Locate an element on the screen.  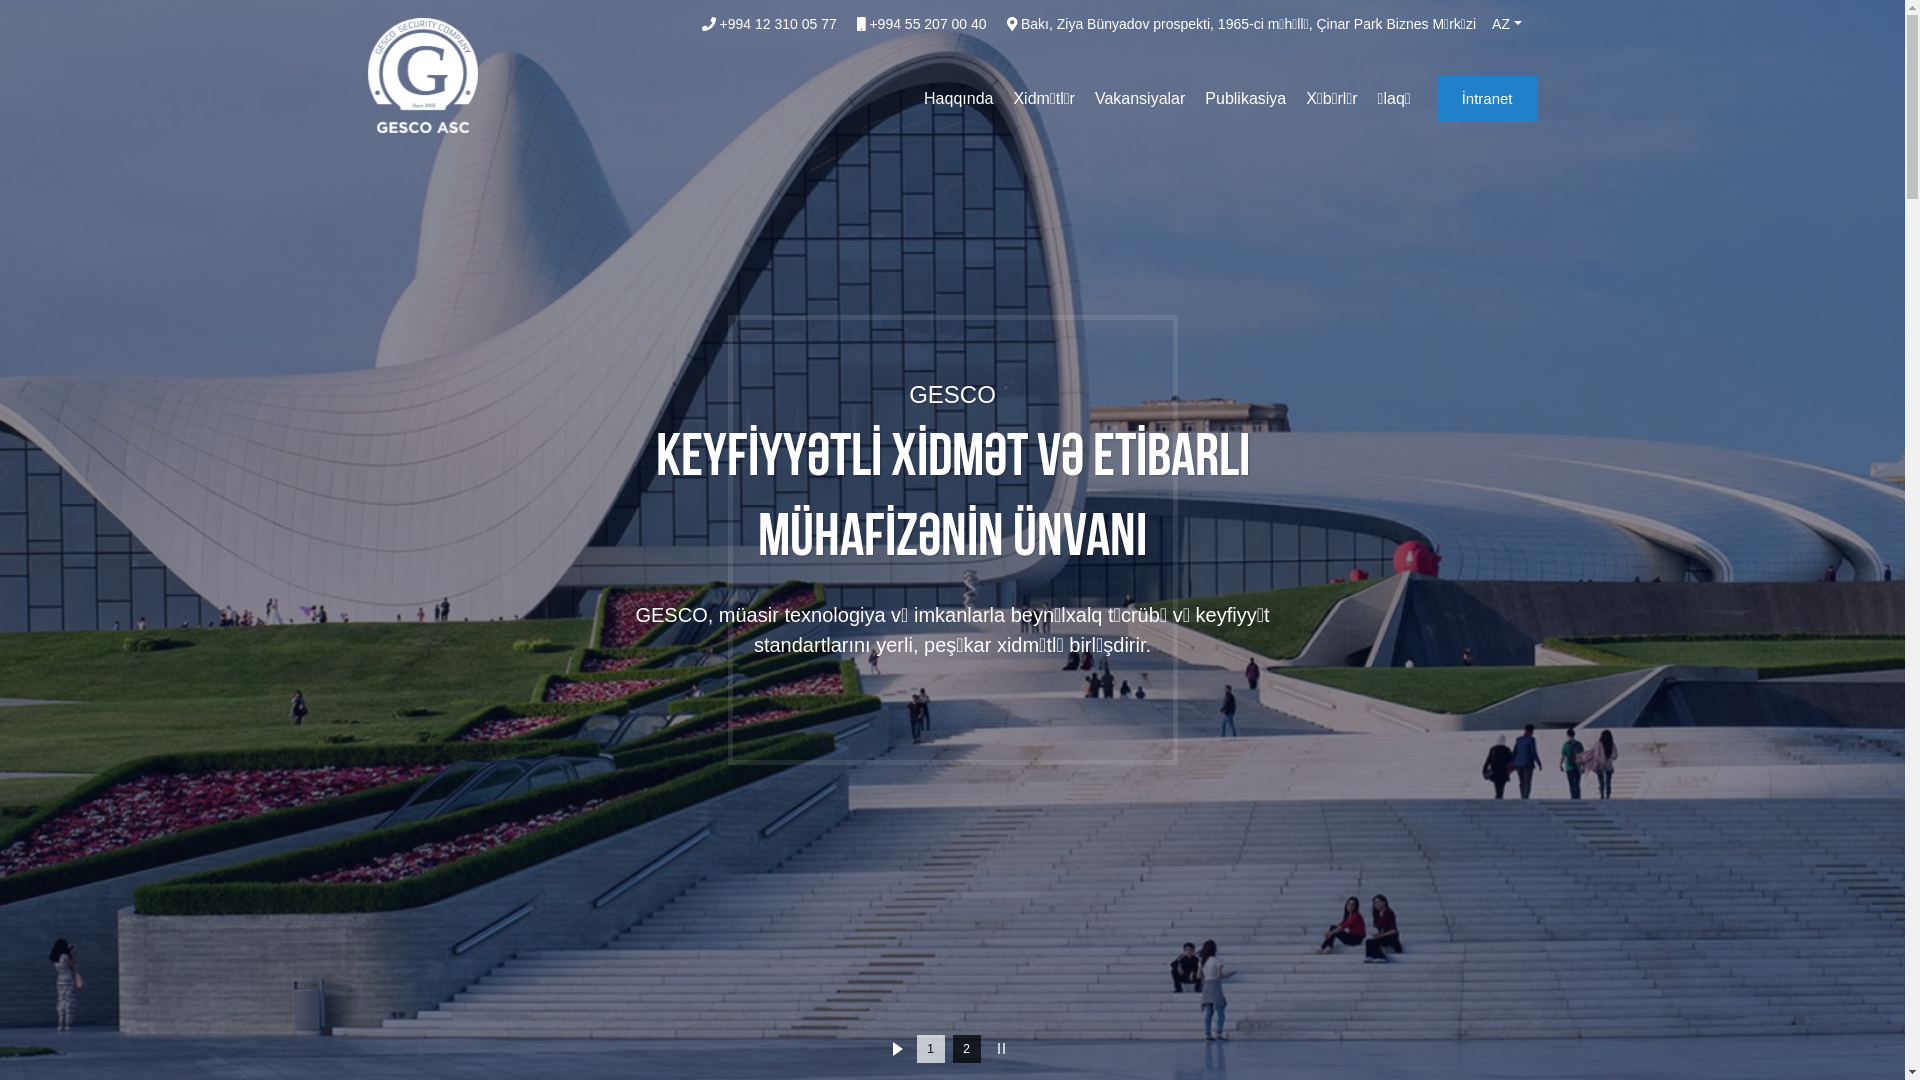
'Publikasiya' is located at coordinates (1244, 99).